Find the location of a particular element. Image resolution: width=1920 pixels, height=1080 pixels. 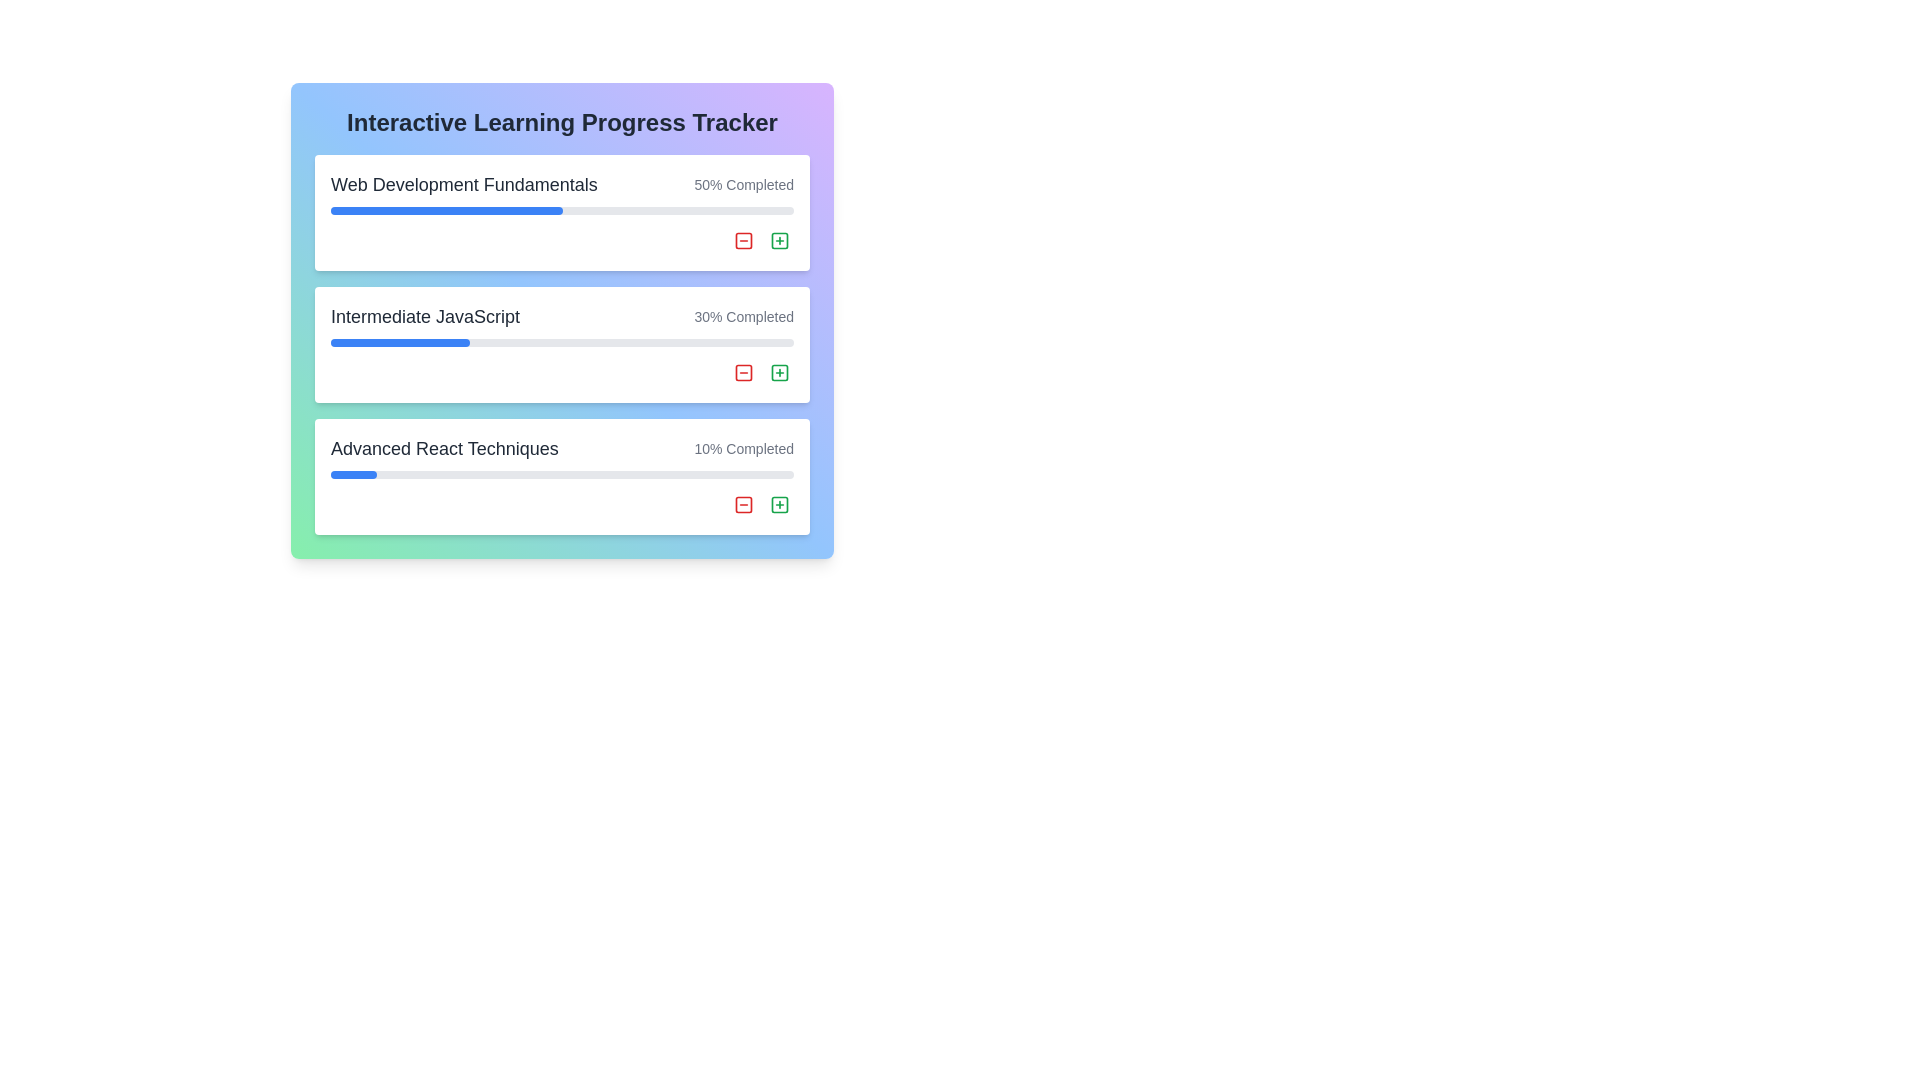

the rectangular graphical element that is part of the button on the far right of the 'Intermediate JavaScript' progress tracker row is located at coordinates (778, 239).